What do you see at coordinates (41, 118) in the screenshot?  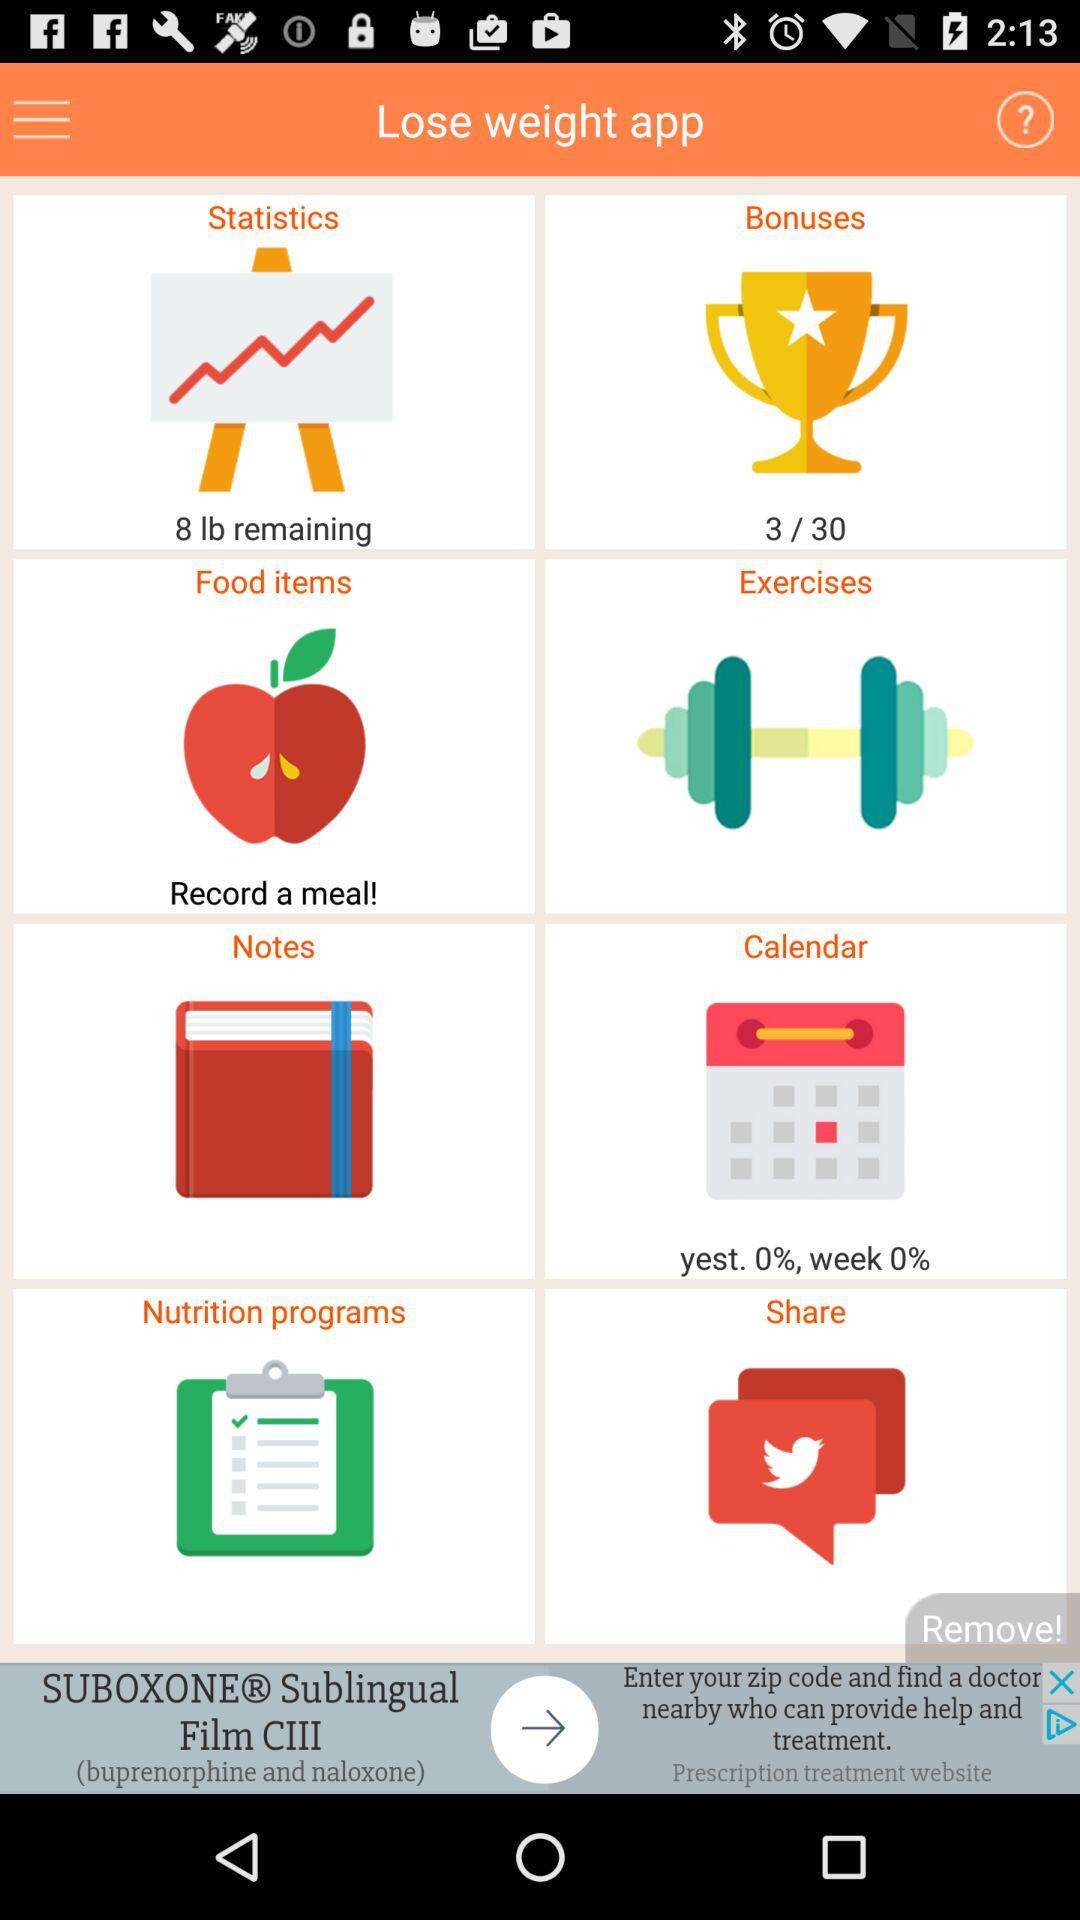 I see `advertisement link` at bounding box center [41, 118].